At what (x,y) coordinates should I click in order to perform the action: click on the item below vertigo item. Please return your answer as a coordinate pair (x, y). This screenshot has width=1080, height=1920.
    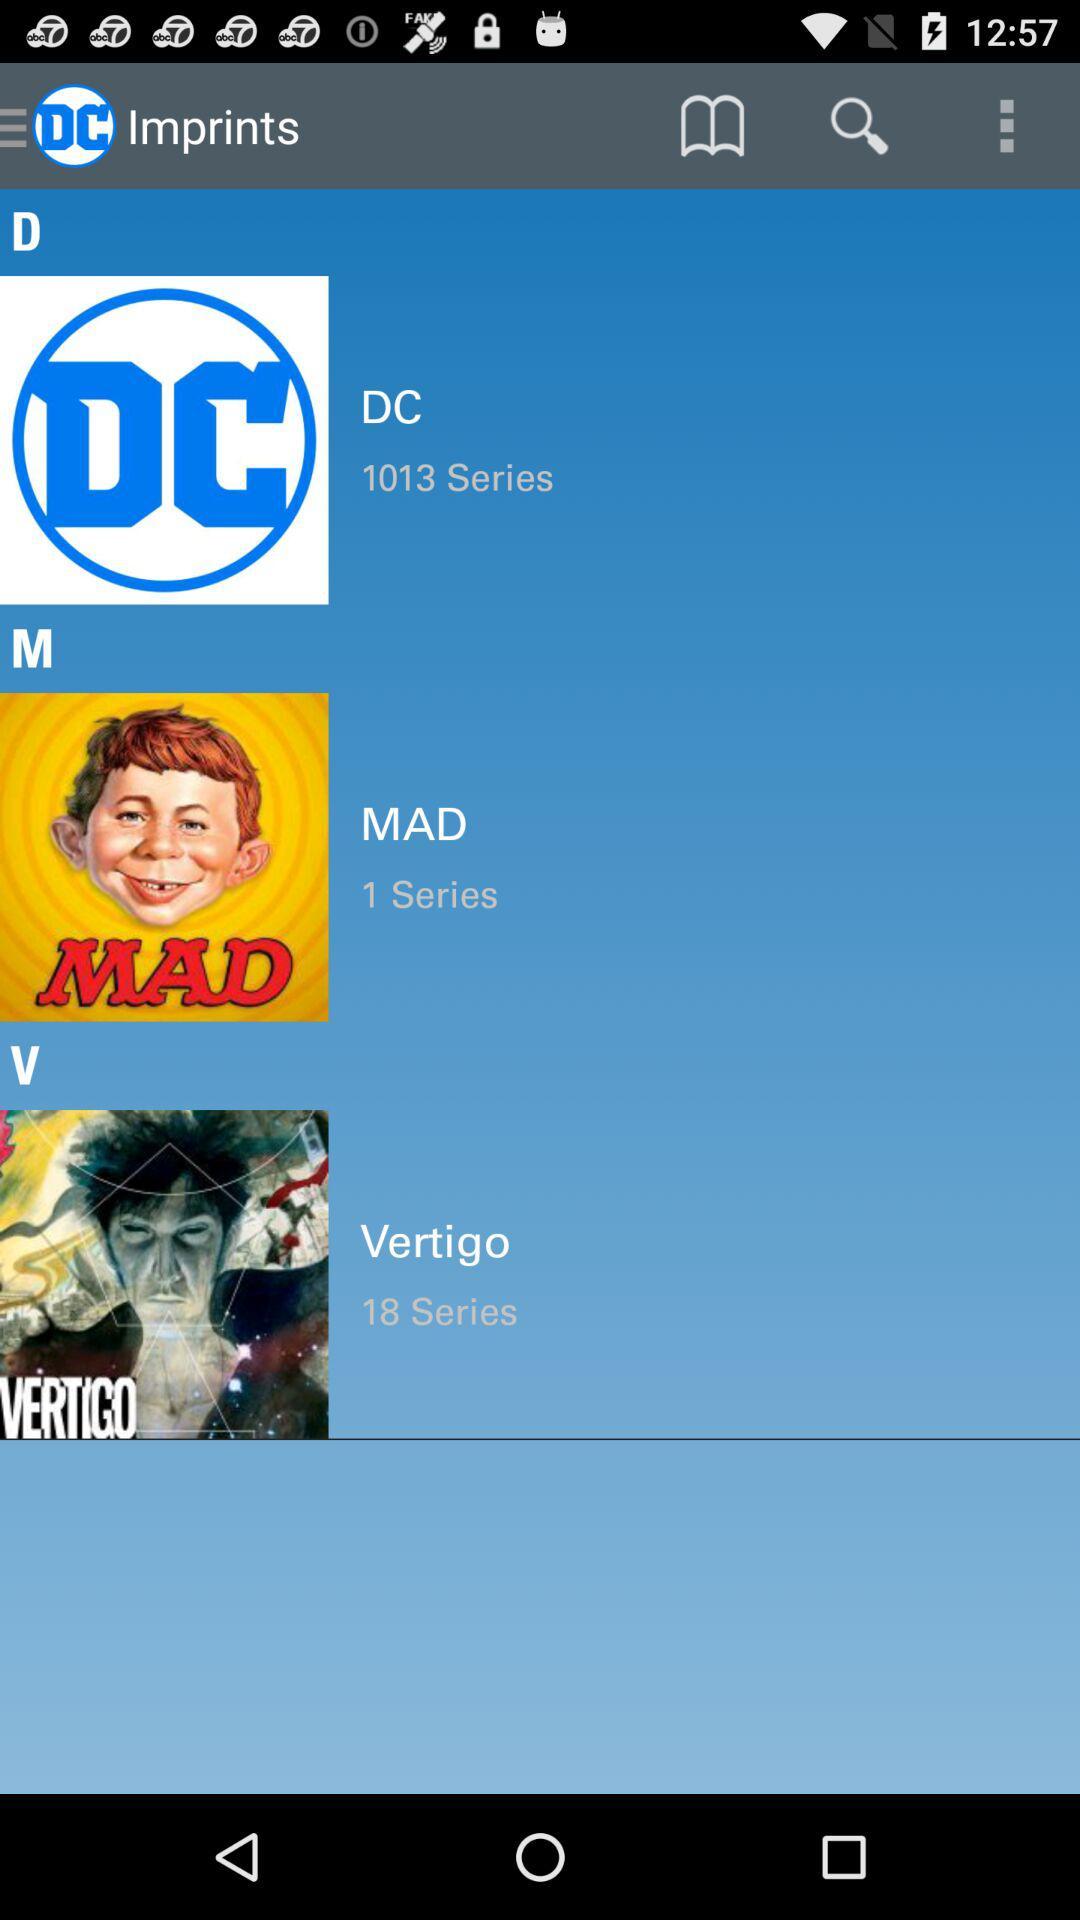
    Looking at the image, I should click on (703, 1311).